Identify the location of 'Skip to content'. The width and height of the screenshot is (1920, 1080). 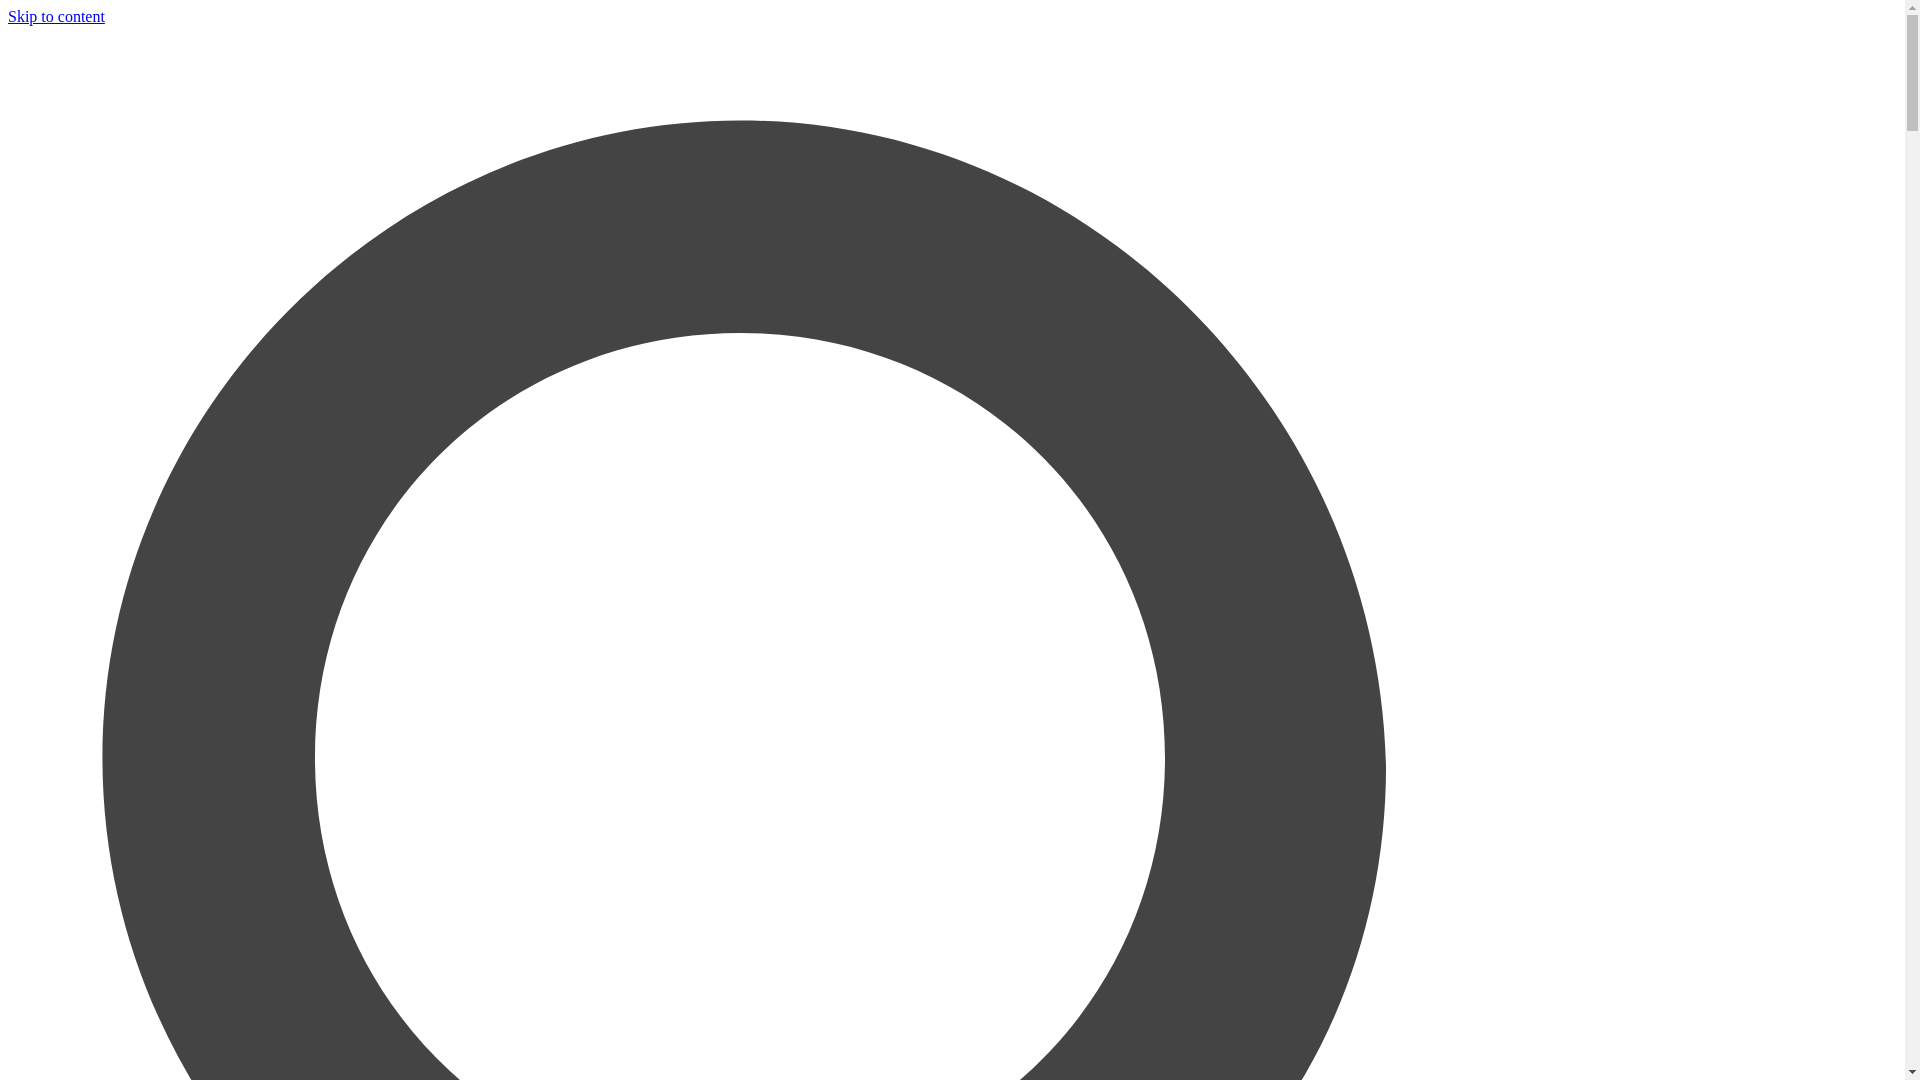
(8, 16).